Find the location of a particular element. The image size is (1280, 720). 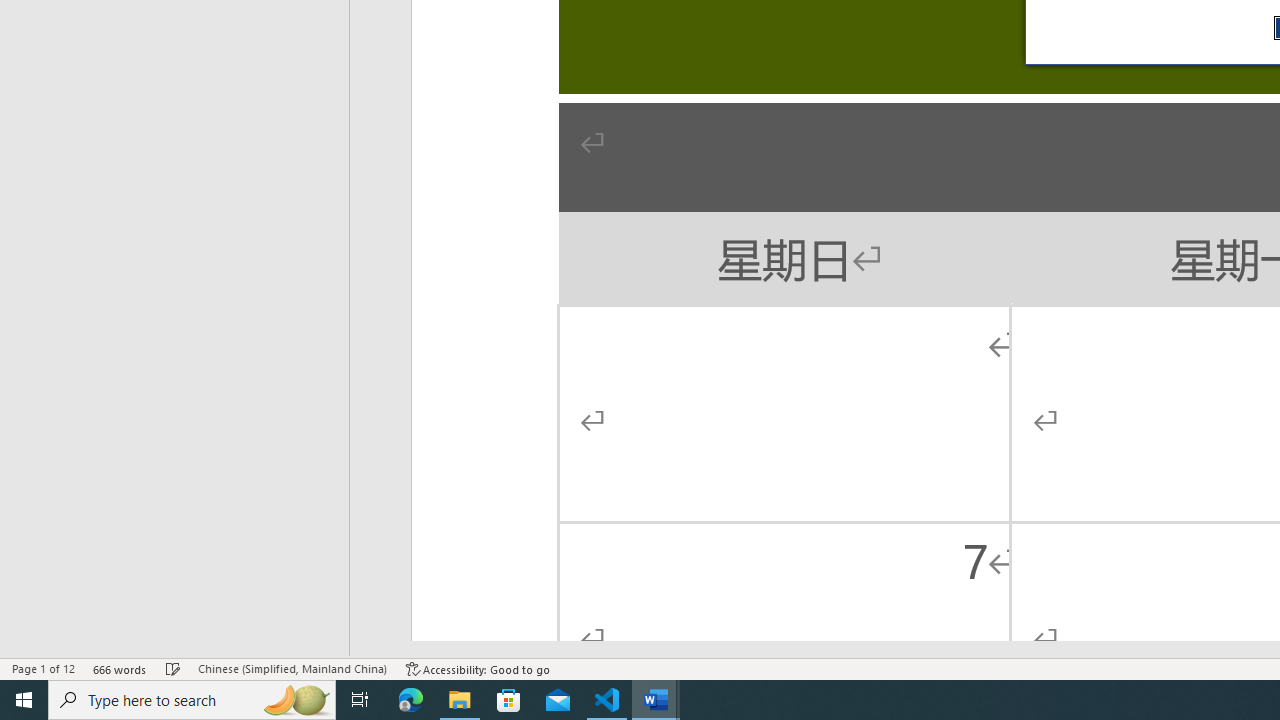

'Task View' is located at coordinates (359, 698).